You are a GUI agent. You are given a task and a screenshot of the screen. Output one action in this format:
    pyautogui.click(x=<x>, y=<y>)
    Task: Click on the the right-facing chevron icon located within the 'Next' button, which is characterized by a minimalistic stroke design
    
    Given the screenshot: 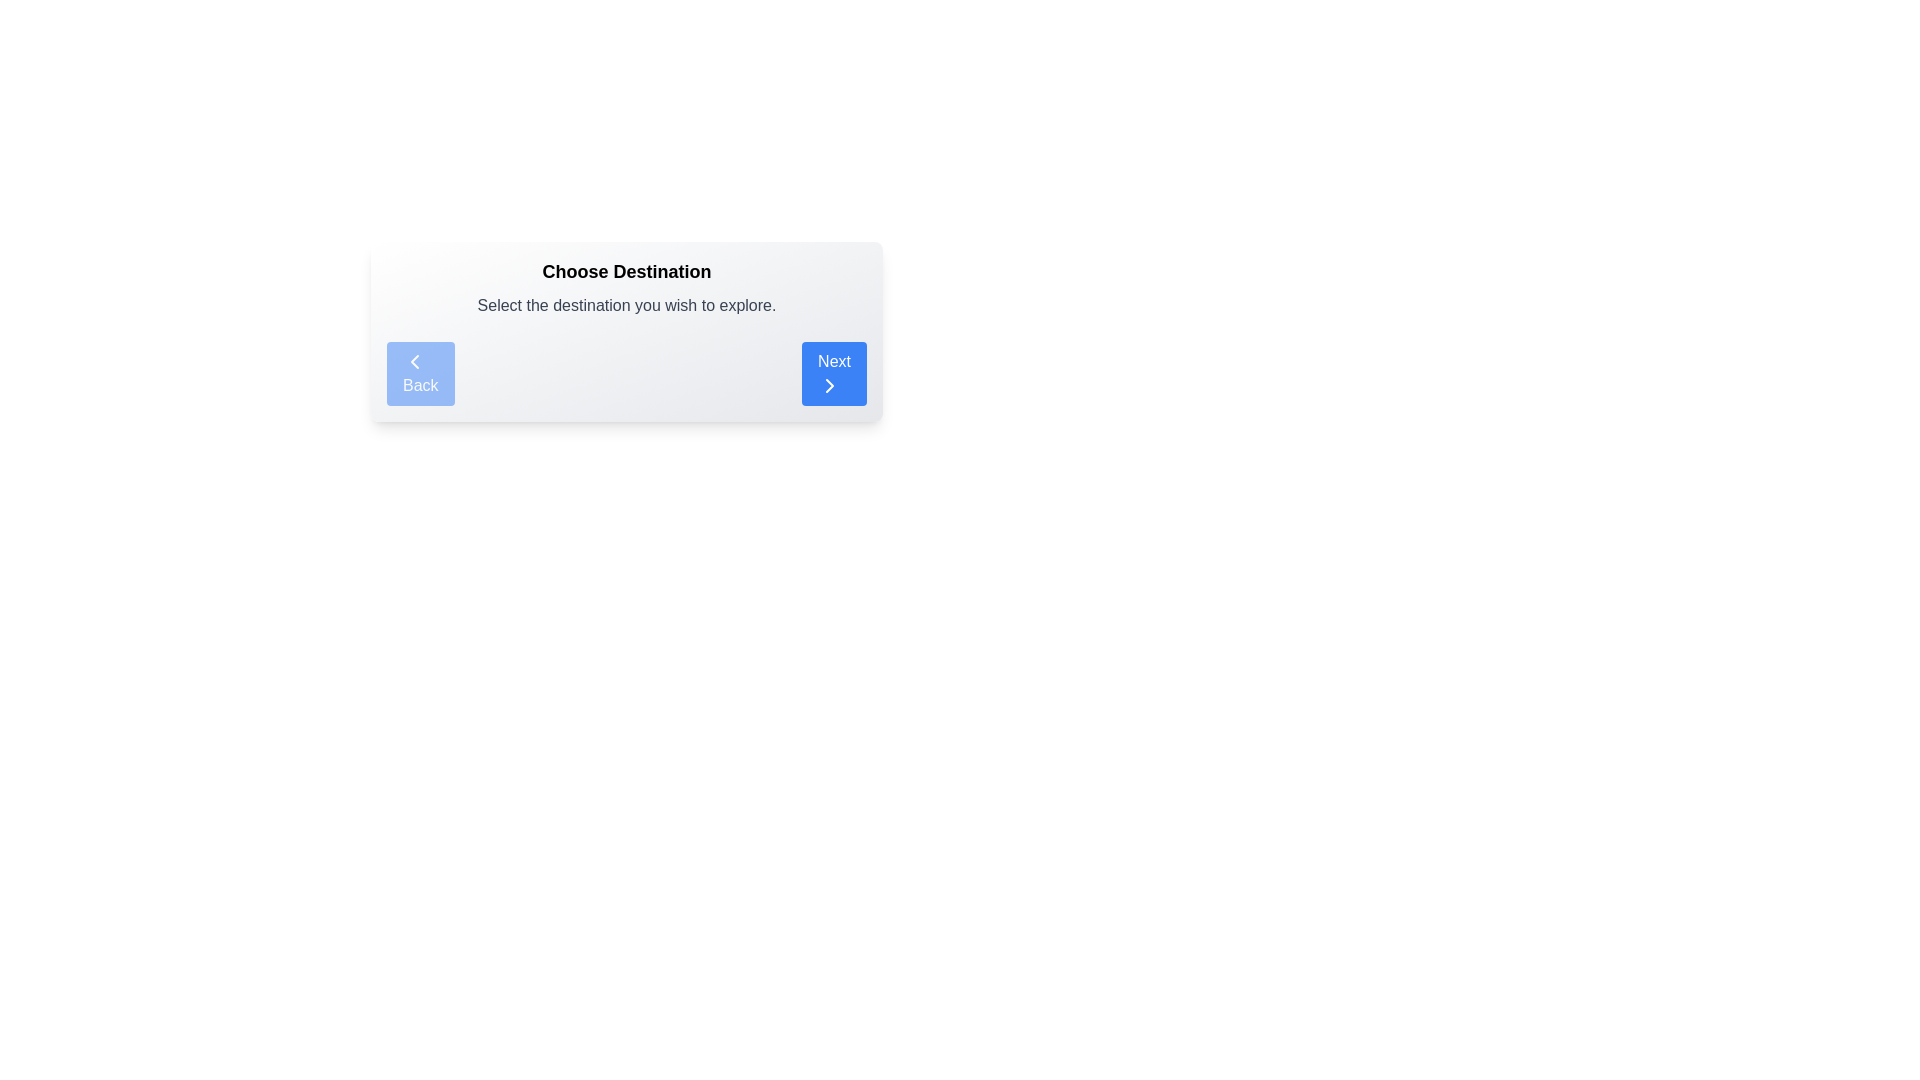 What is the action you would take?
    pyautogui.click(x=830, y=385)
    